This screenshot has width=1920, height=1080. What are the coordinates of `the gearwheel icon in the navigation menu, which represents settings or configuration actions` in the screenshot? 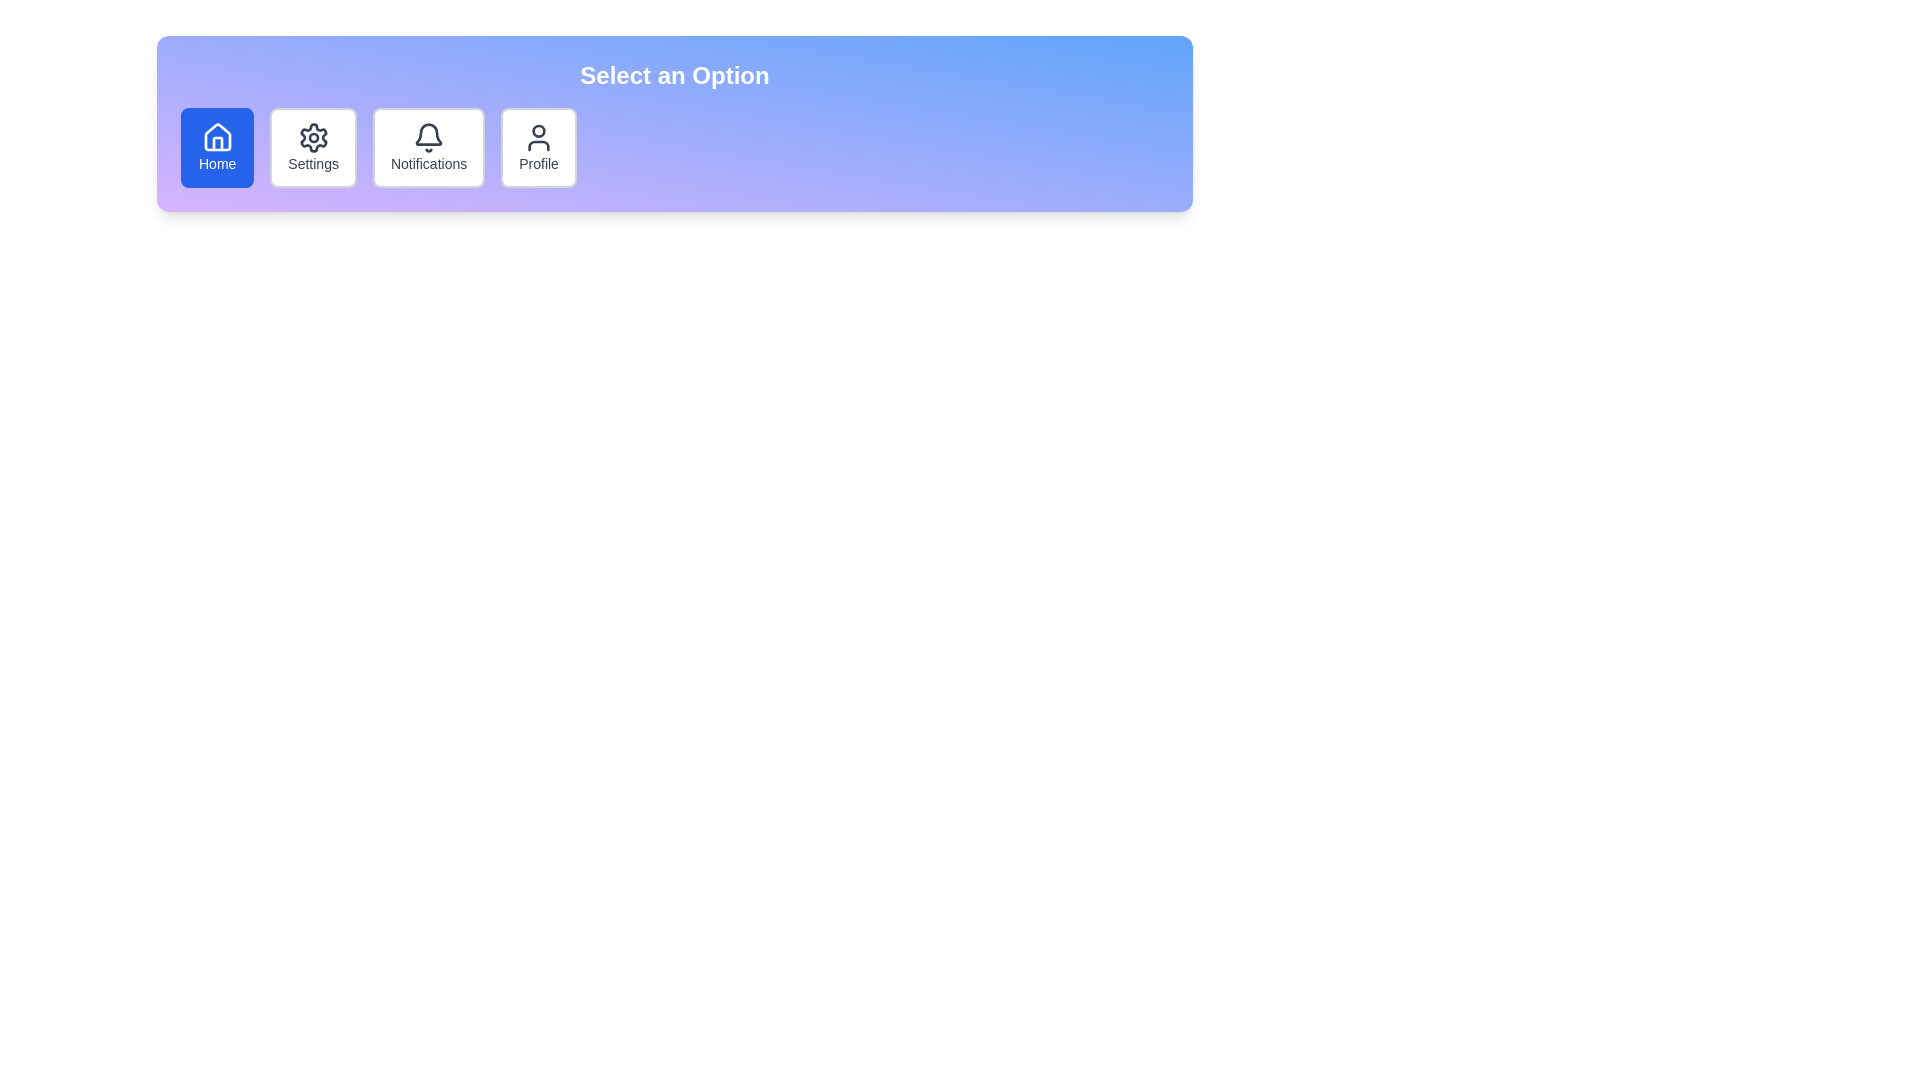 It's located at (312, 137).